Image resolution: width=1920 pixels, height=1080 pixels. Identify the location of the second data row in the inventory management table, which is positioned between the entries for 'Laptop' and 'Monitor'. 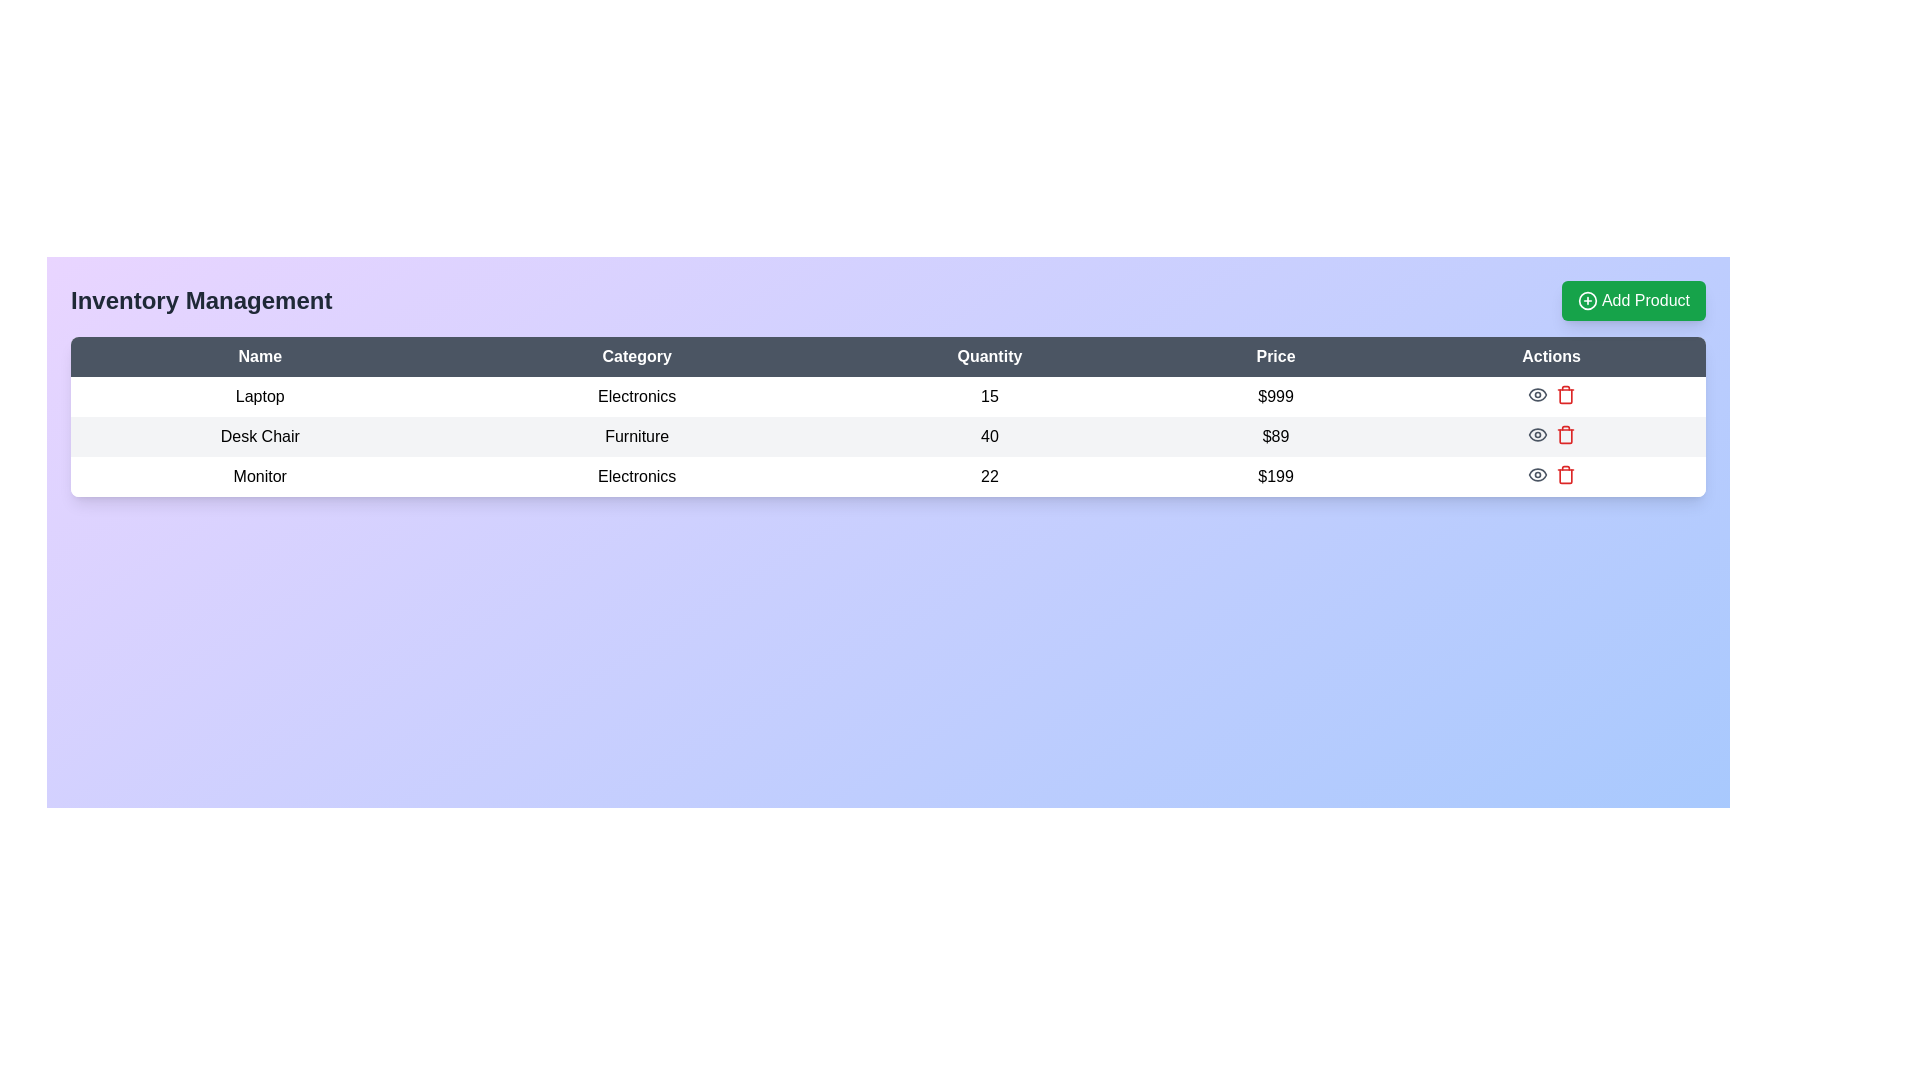
(887, 435).